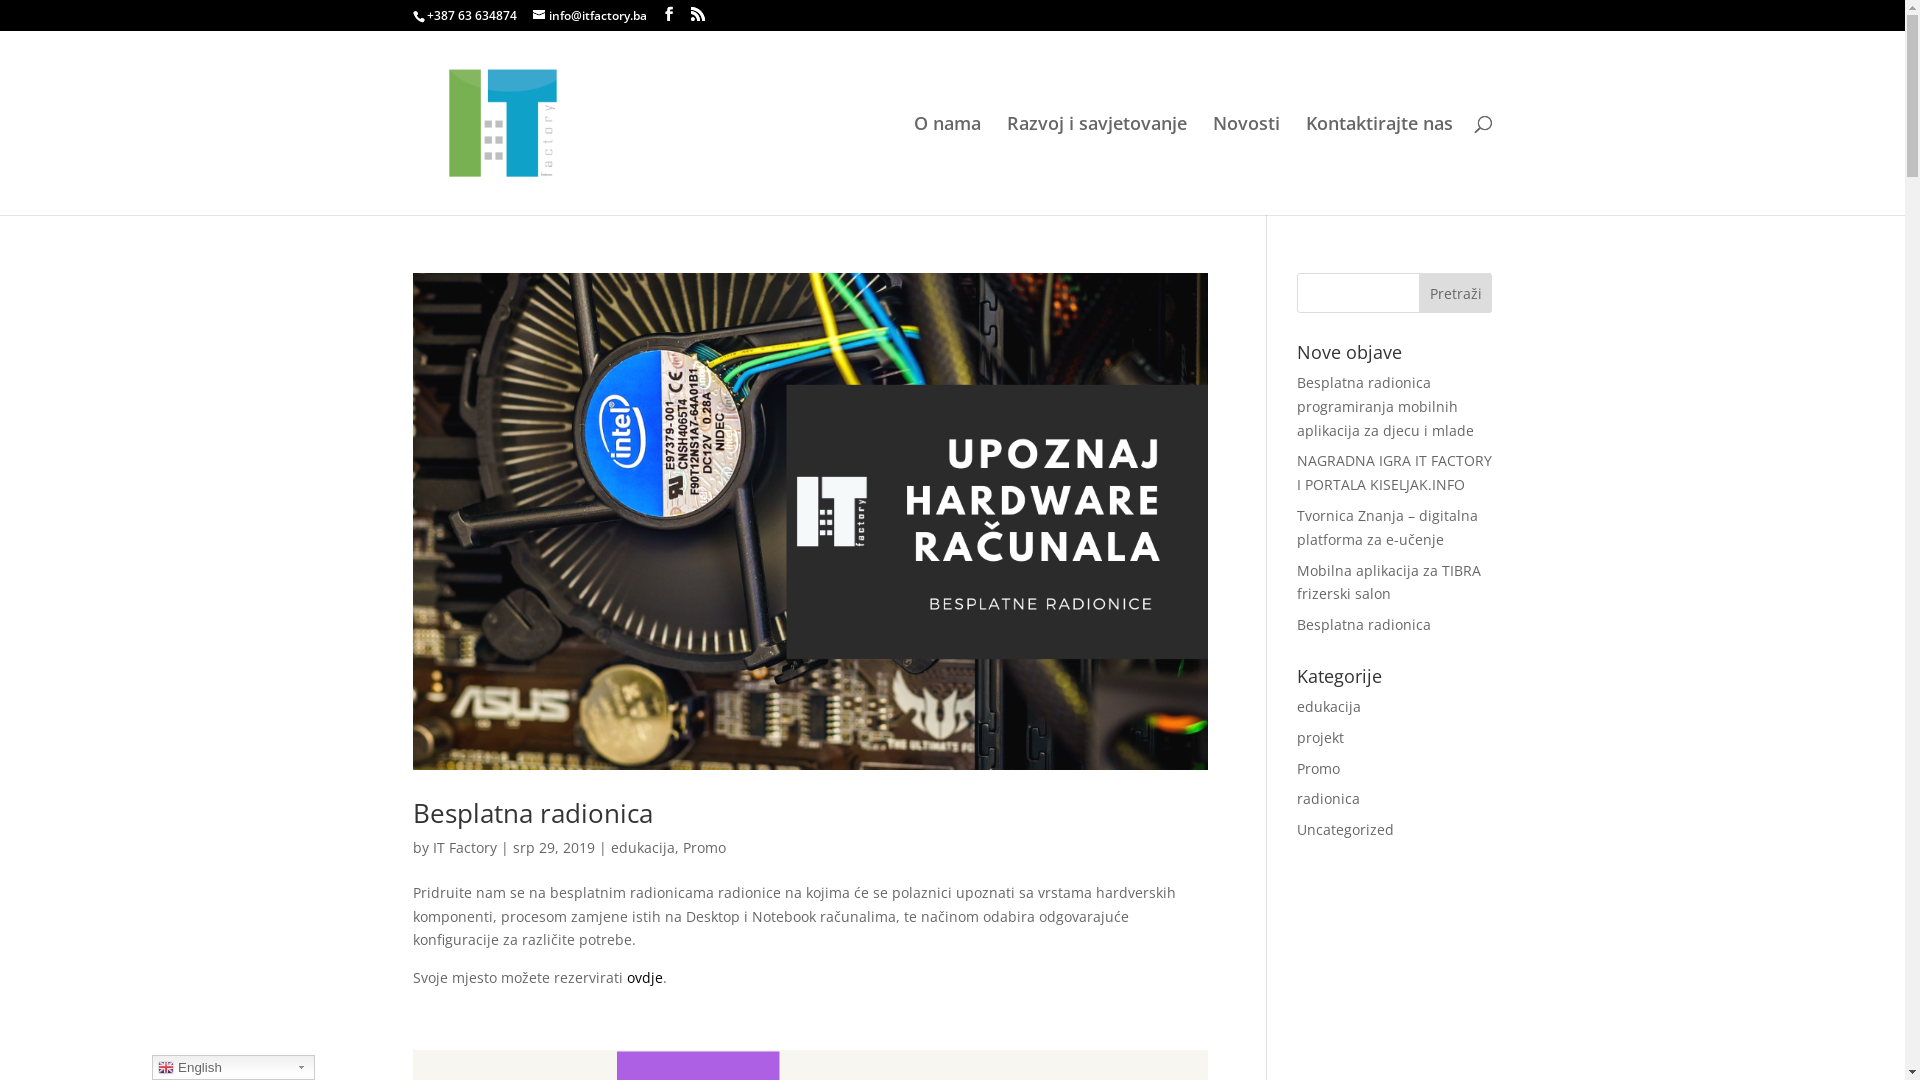 Image resolution: width=1920 pixels, height=1080 pixels. Describe the element at coordinates (588, 15) in the screenshot. I see `'info@itfactory.ba'` at that location.